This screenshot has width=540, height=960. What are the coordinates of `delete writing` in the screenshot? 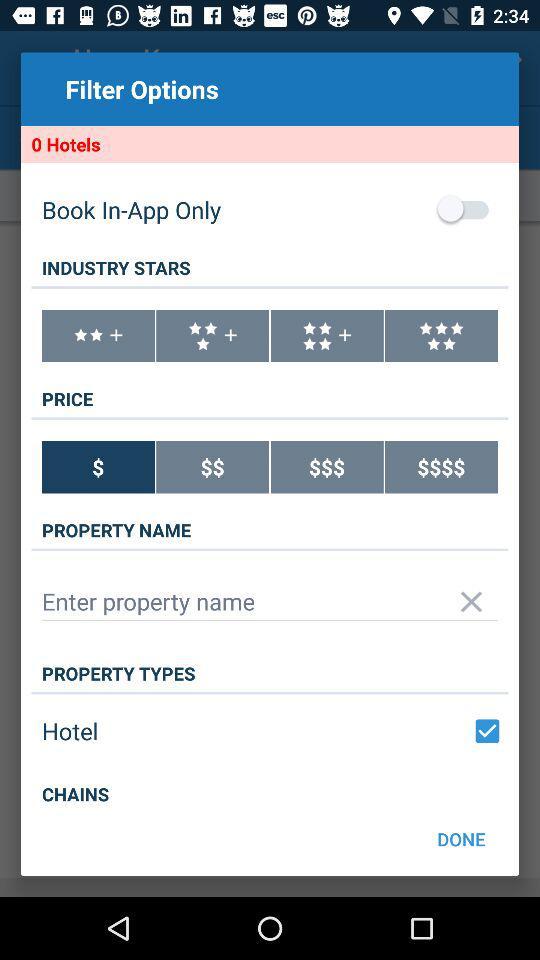 It's located at (471, 600).